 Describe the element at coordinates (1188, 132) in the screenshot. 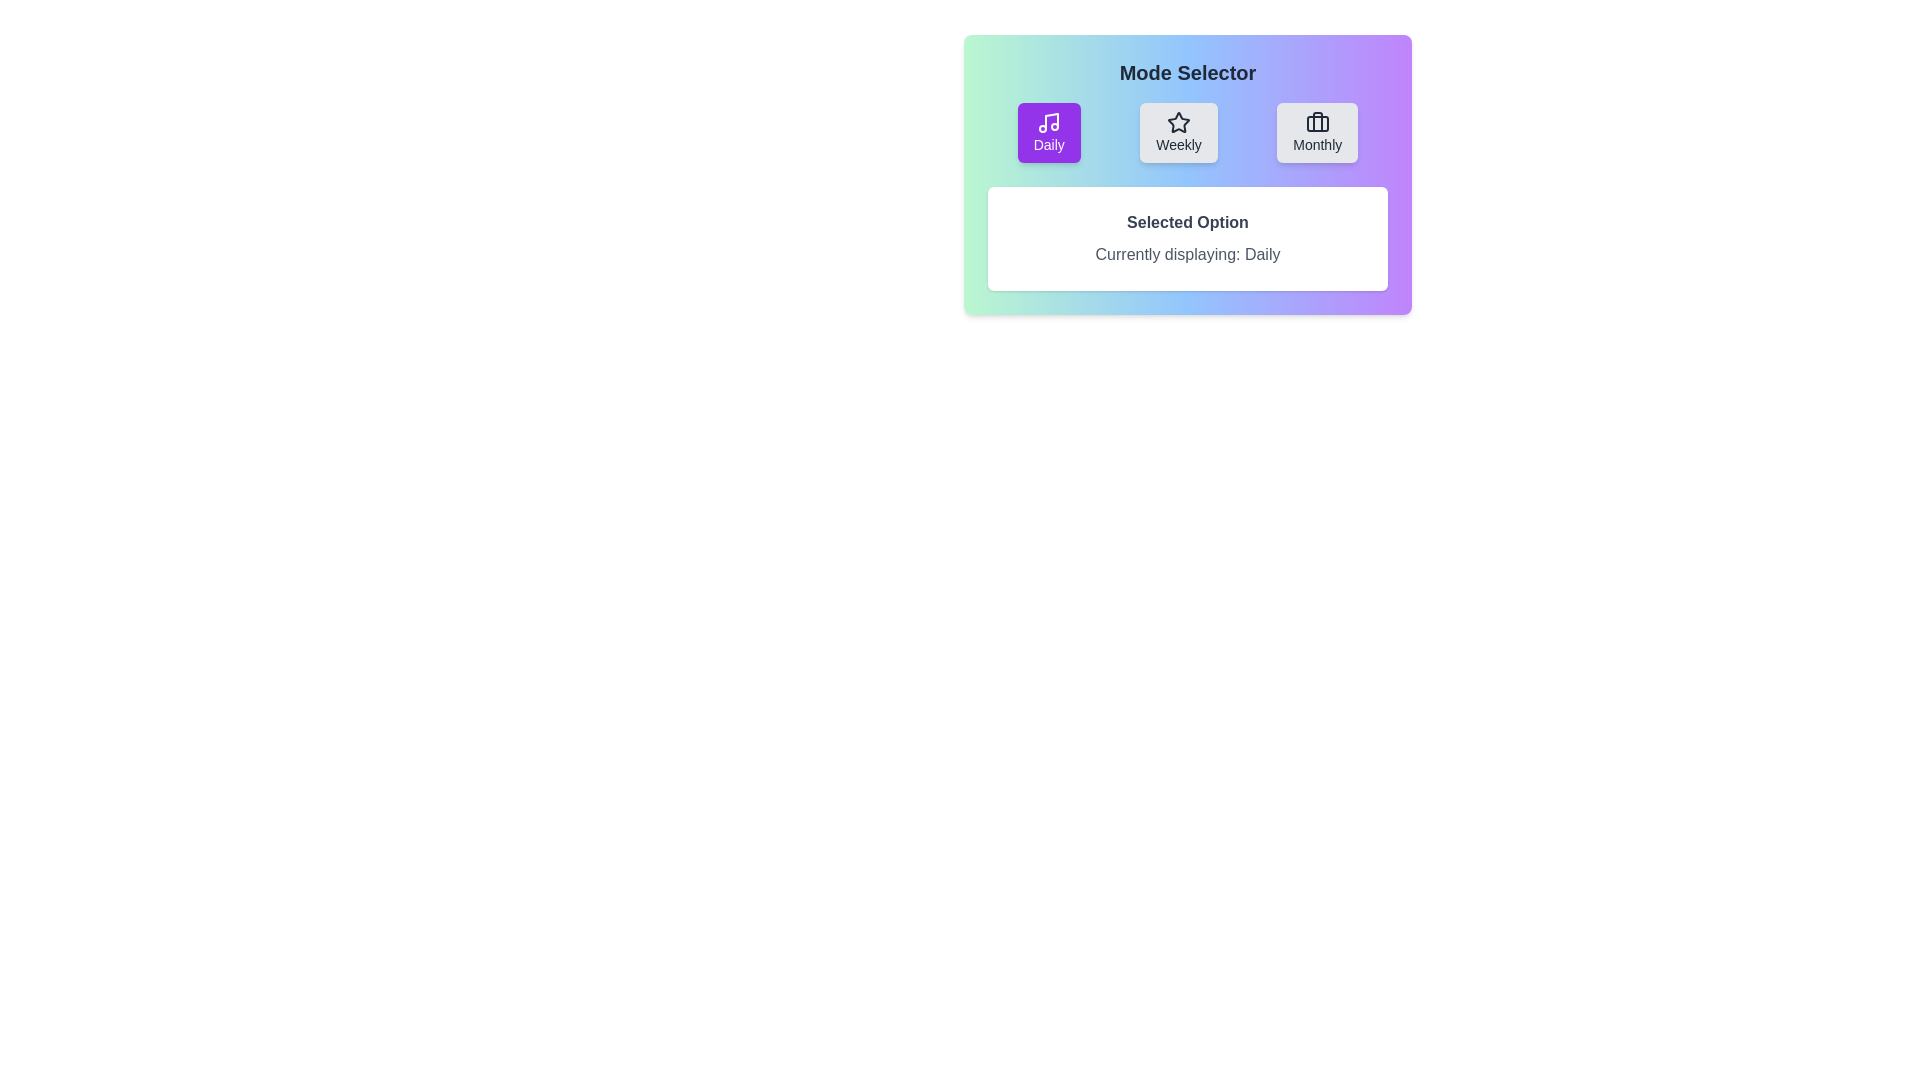

I see `the mode selection buttons in the 'Mode Selector' section` at that location.